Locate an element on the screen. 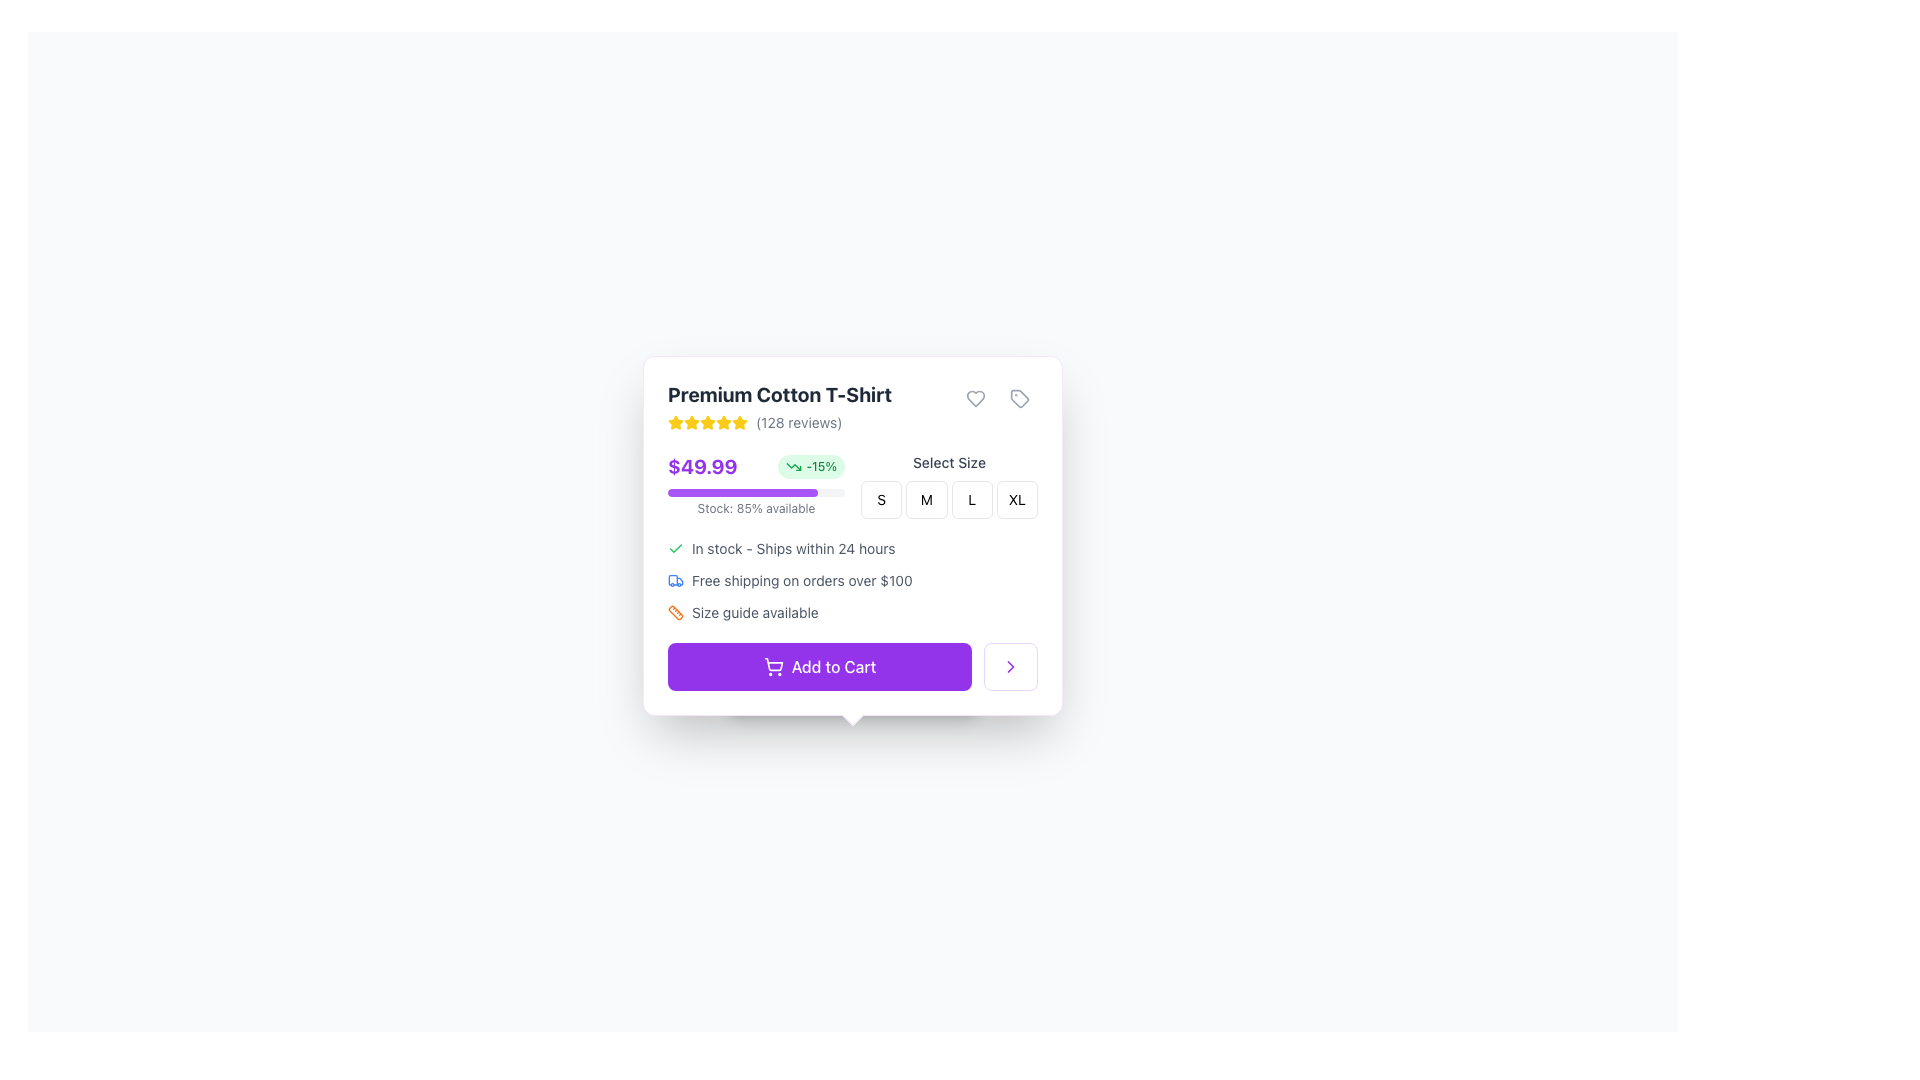 This screenshot has width=1920, height=1080. the progress indicator (horizontal bar) that visually represents the stock availability percentage, located below the 'Stock: 85% available' text in the product information panel is located at coordinates (742, 493).